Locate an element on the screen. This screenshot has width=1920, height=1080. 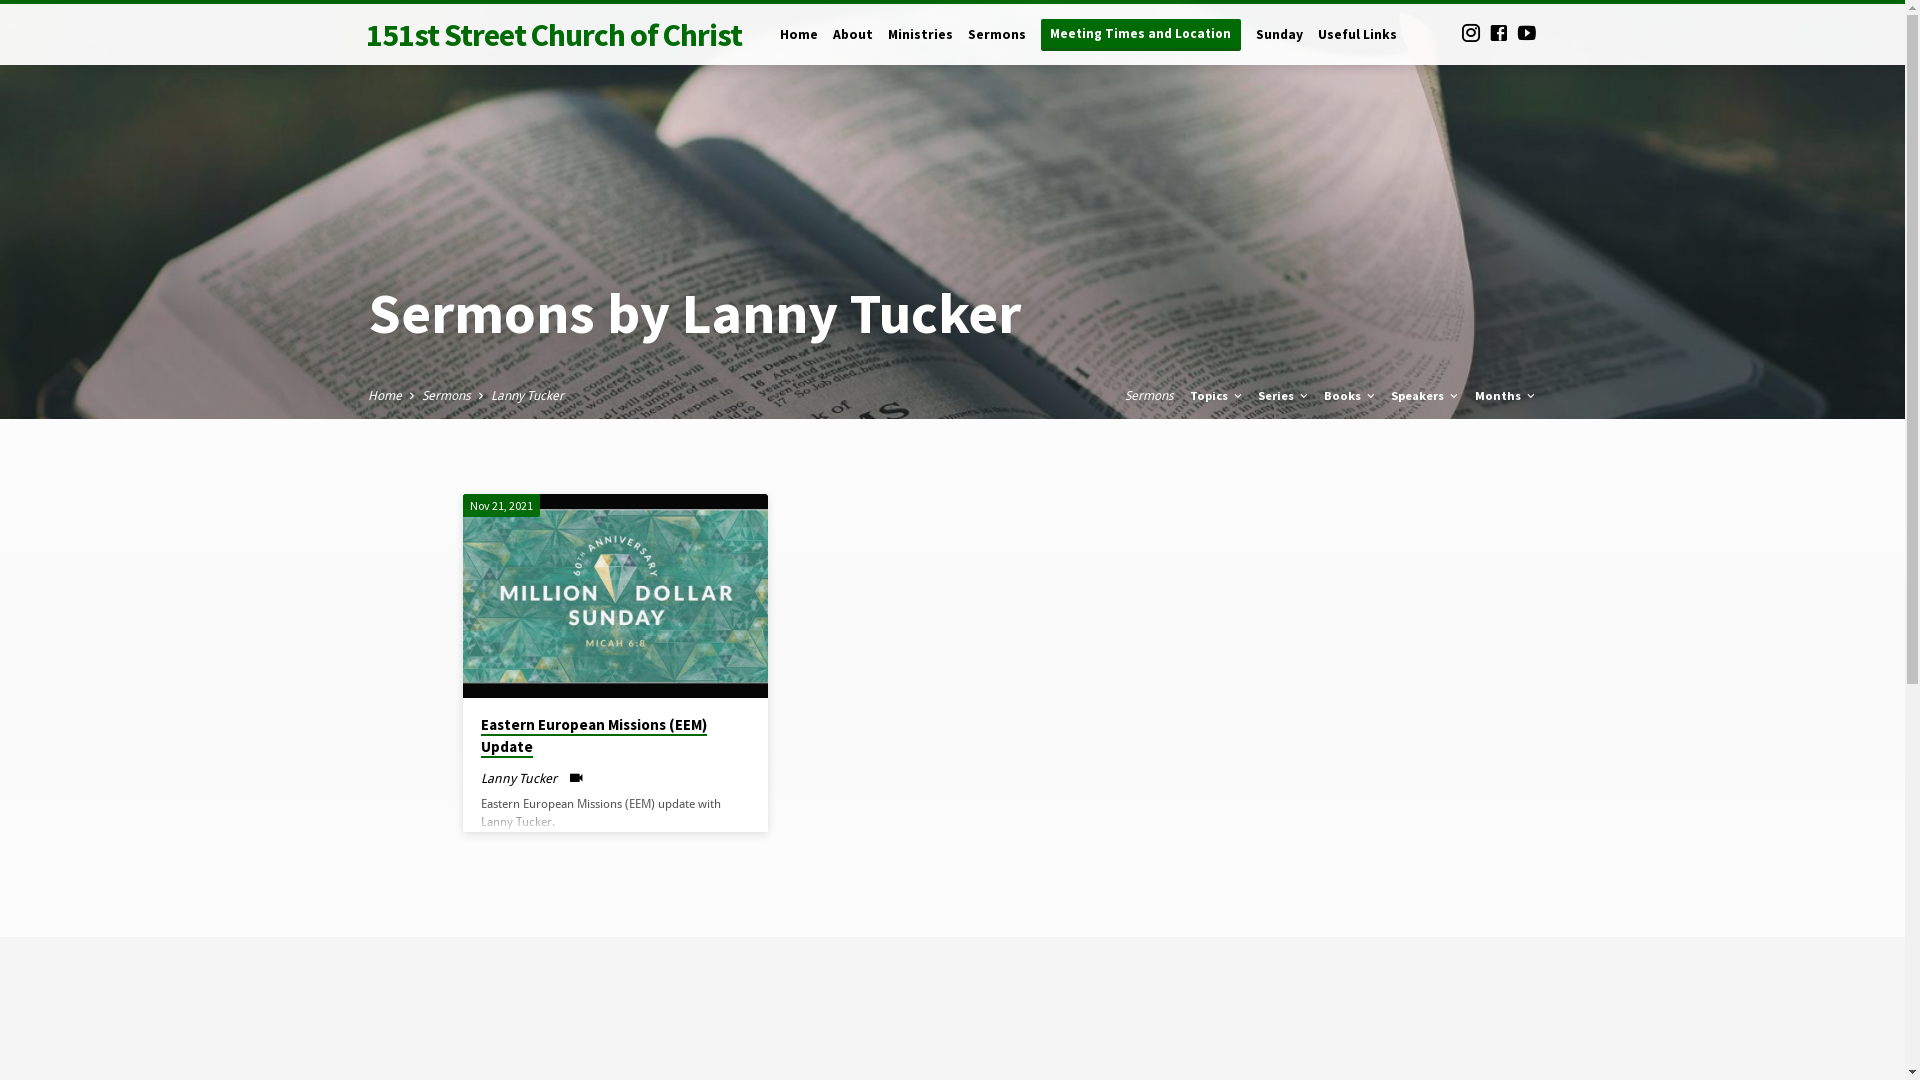
'Sermons' is located at coordinates (445, 395).